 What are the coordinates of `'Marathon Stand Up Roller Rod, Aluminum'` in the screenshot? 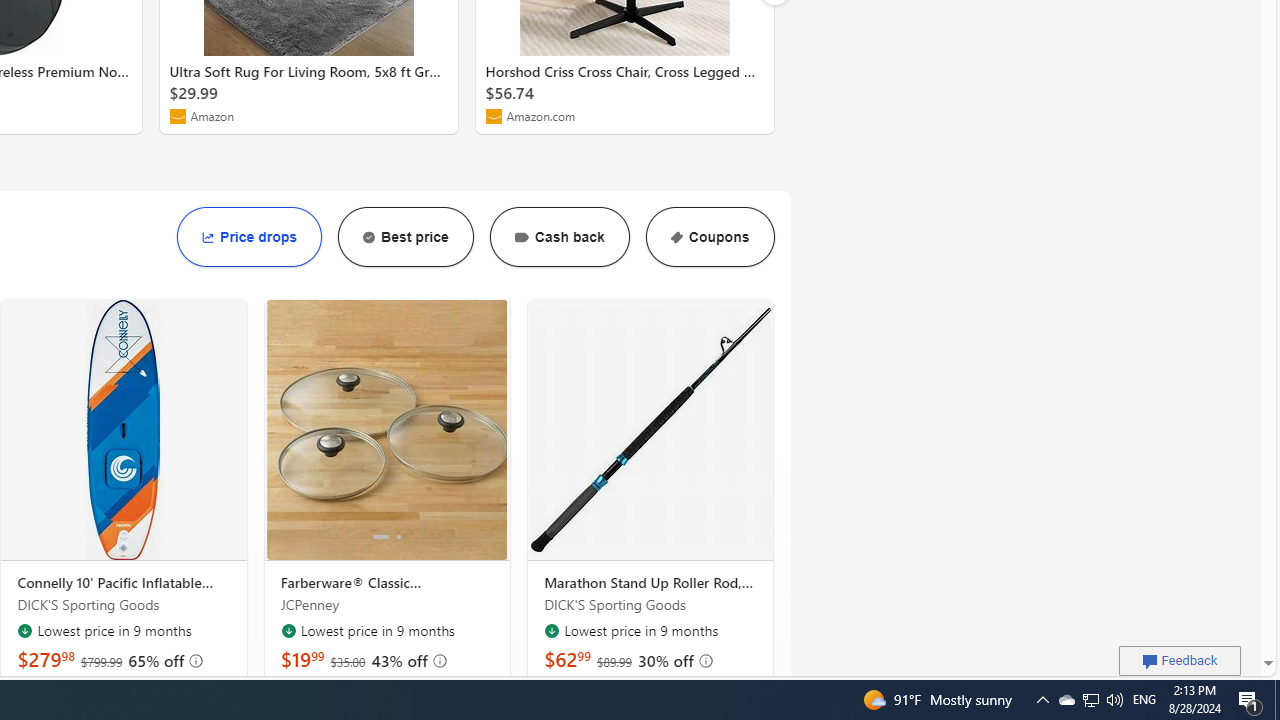 It's located at (650, 429).